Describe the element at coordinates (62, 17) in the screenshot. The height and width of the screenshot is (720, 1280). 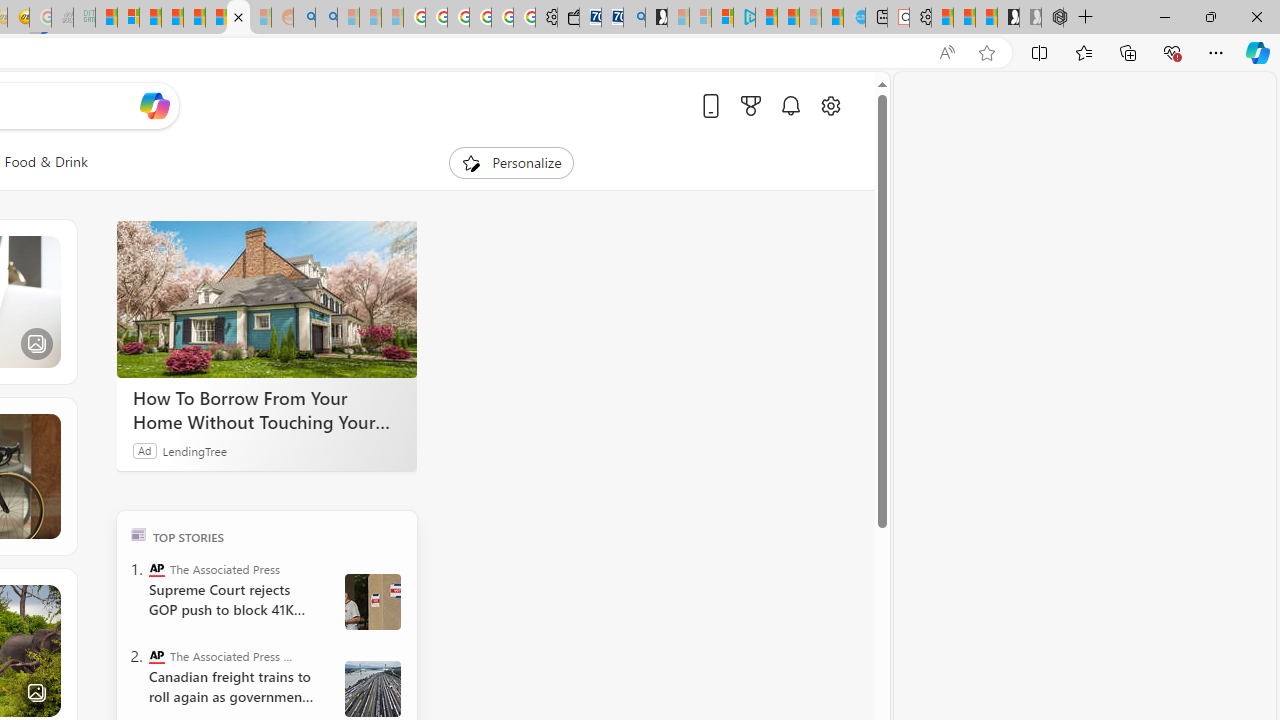
I see `'Navy Quest'` at that location.